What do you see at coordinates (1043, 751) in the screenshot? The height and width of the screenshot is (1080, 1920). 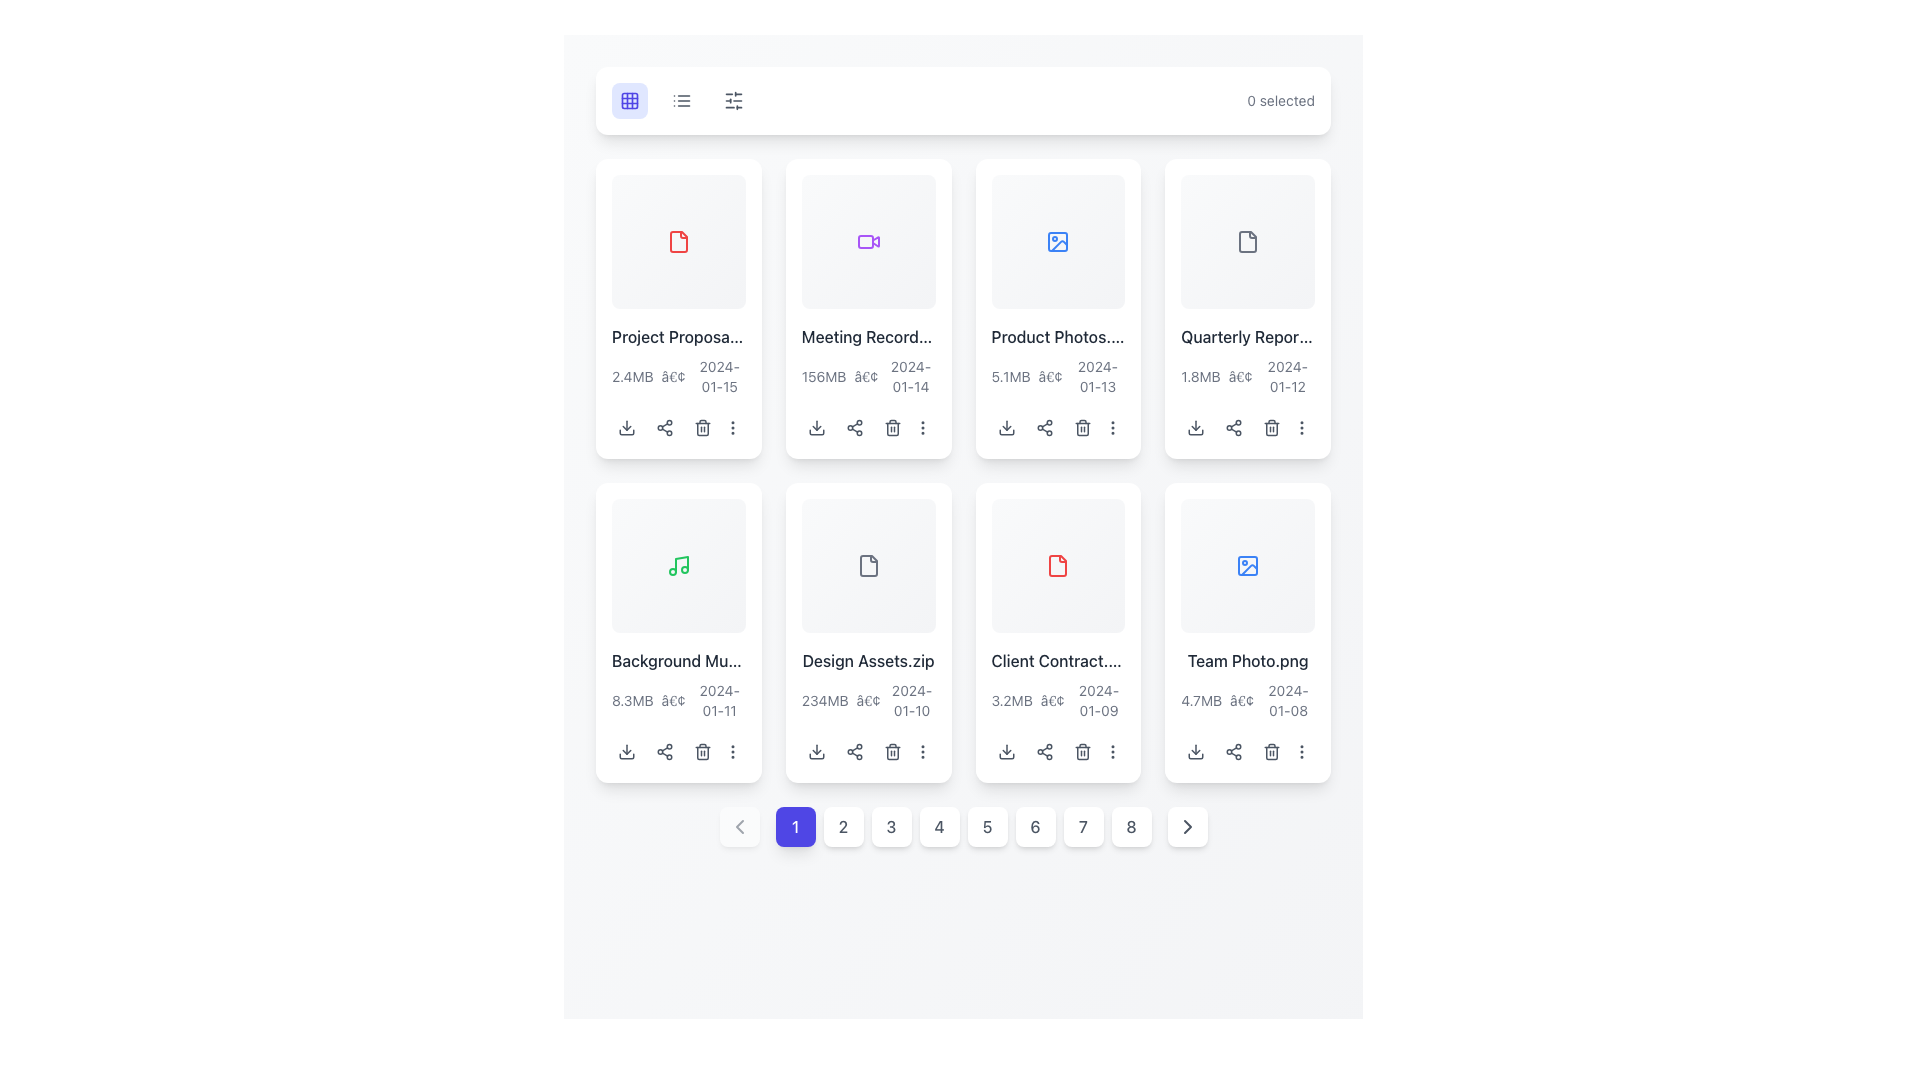 I see `the share icon button located in the utility icons at the bottom of the 'Client Contract' card for accessibility navigation` at bounding box center [1043, 751].